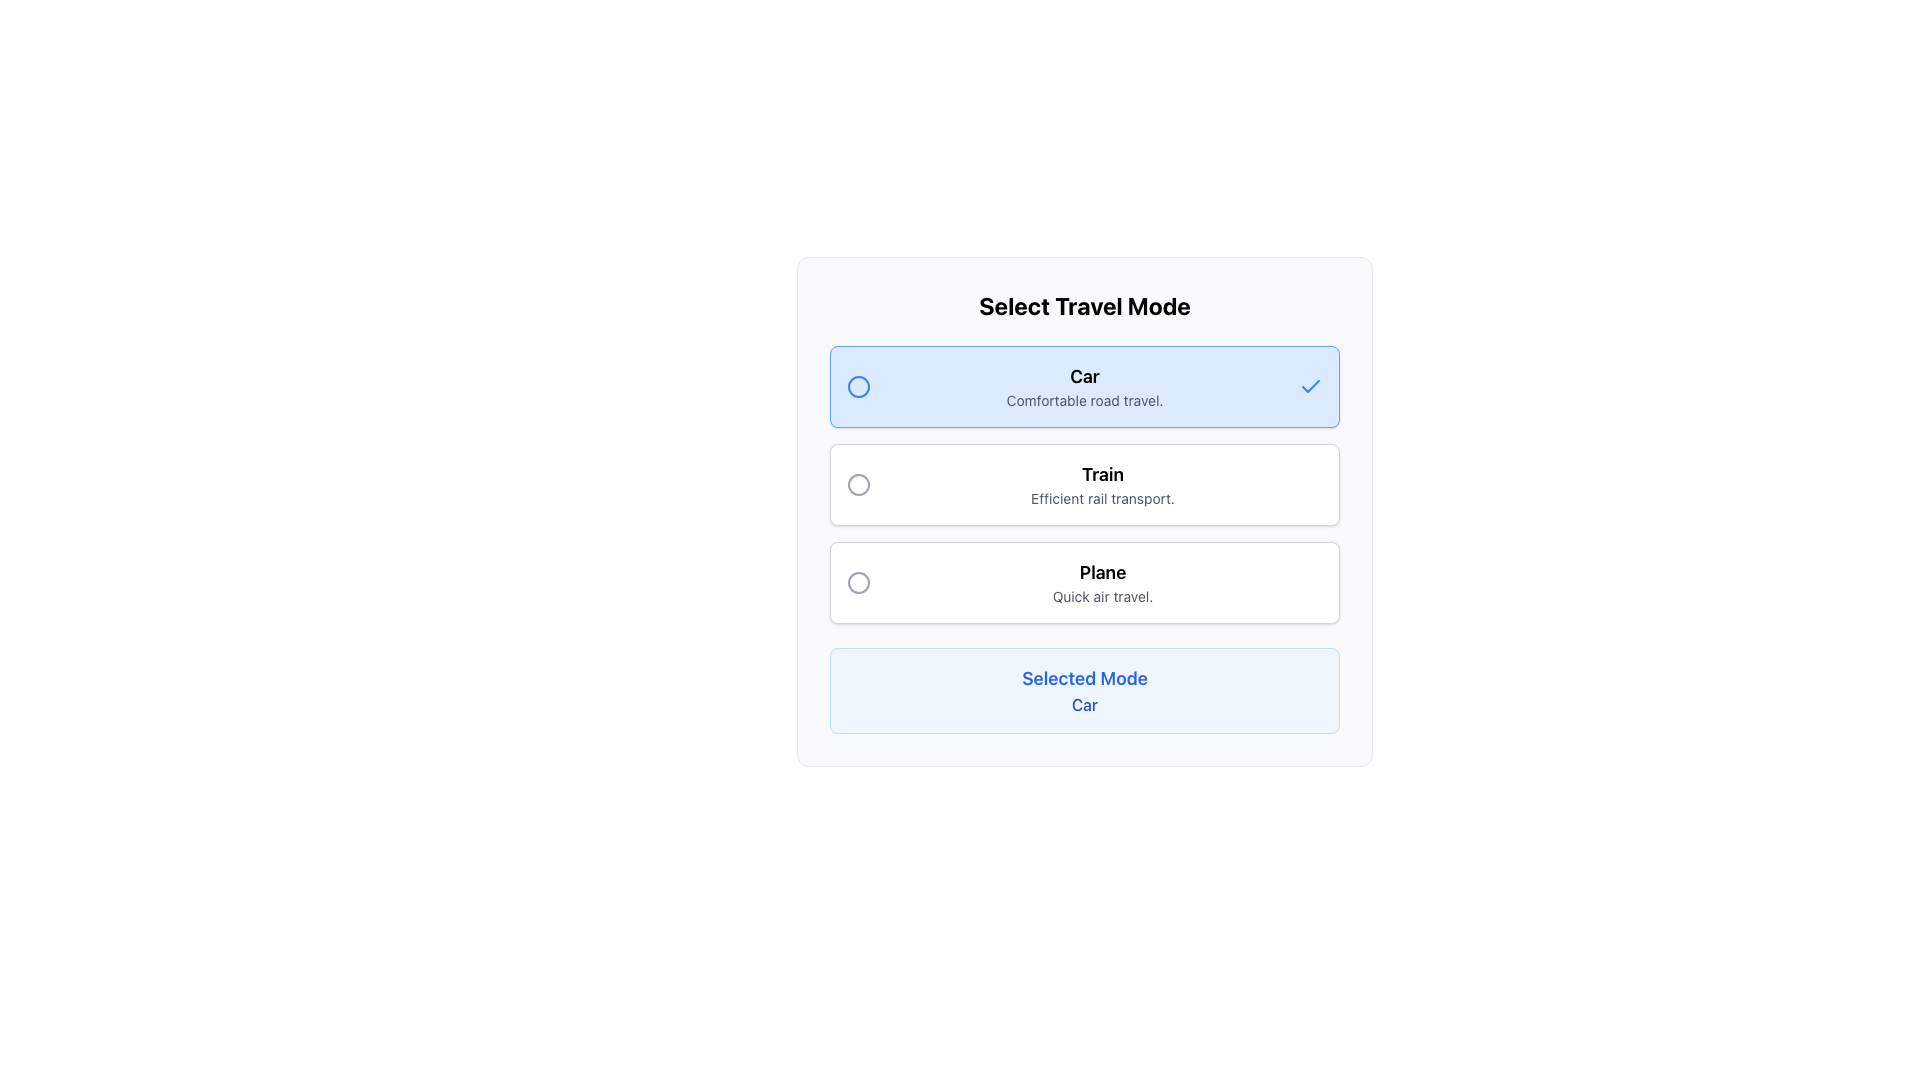  Describe the element at coordinates (1102, 582) in the screenshot. I see `the text display element that contains the bold title 'Plane' and the secondary description 'Quick air travel'` at that location.